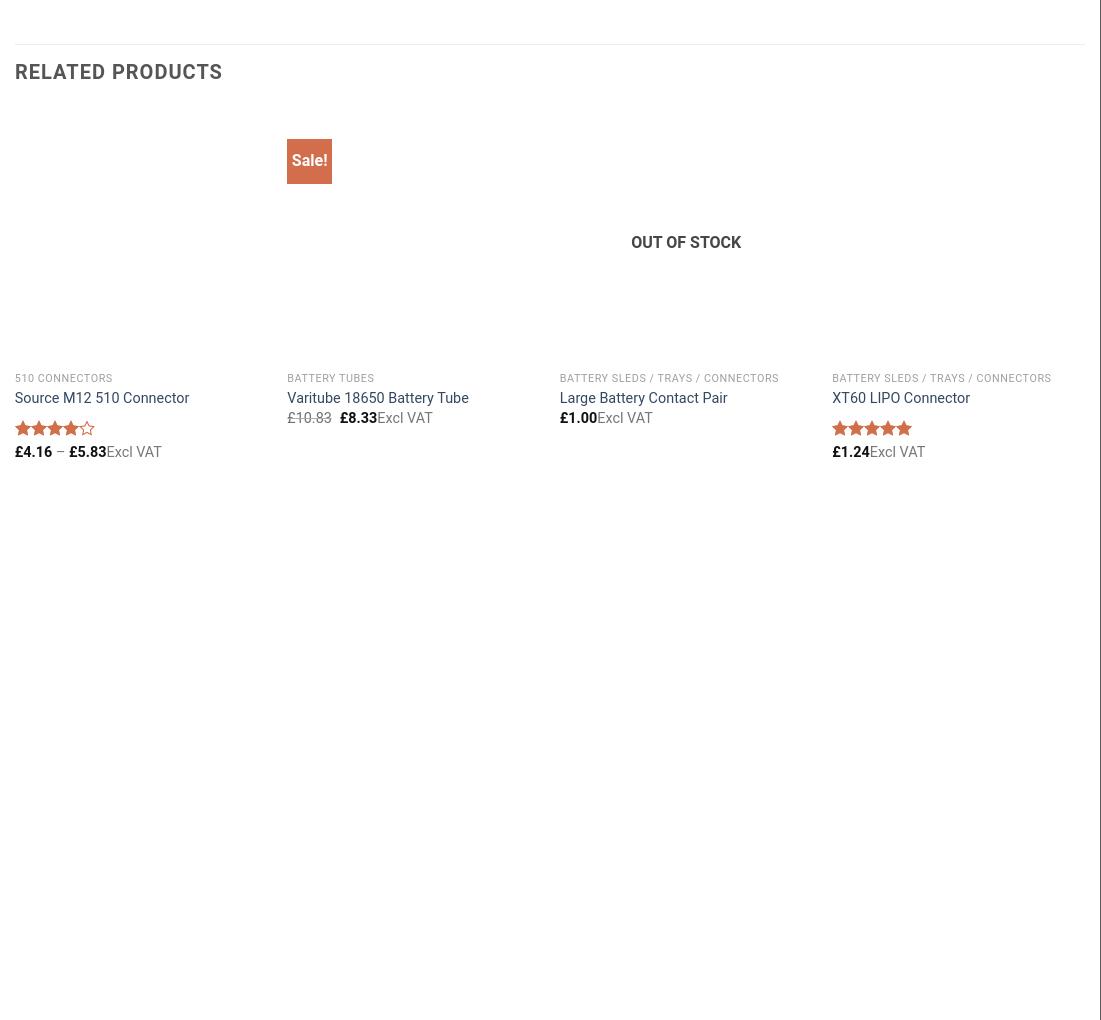  Describe the element at coordinates (26, 465) in the screenshot. I see `'4.00'` at that location.